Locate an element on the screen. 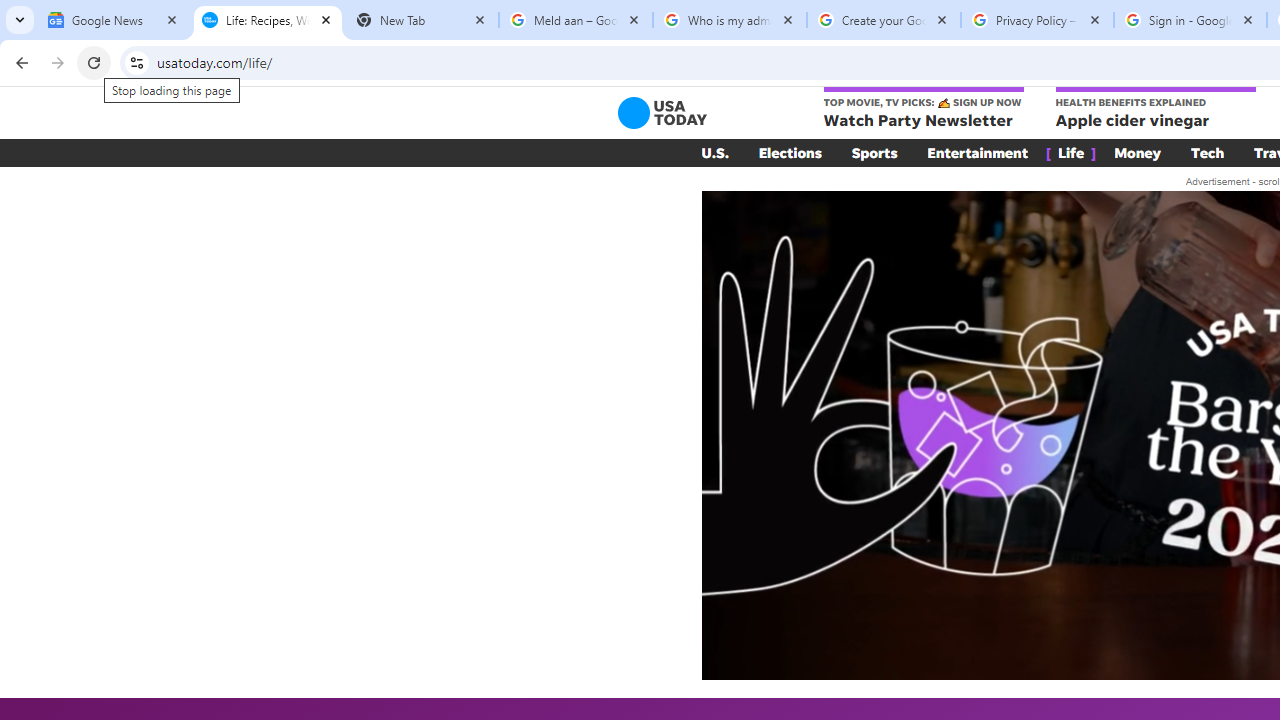  'Money' is located at coordinates (1137, 152).